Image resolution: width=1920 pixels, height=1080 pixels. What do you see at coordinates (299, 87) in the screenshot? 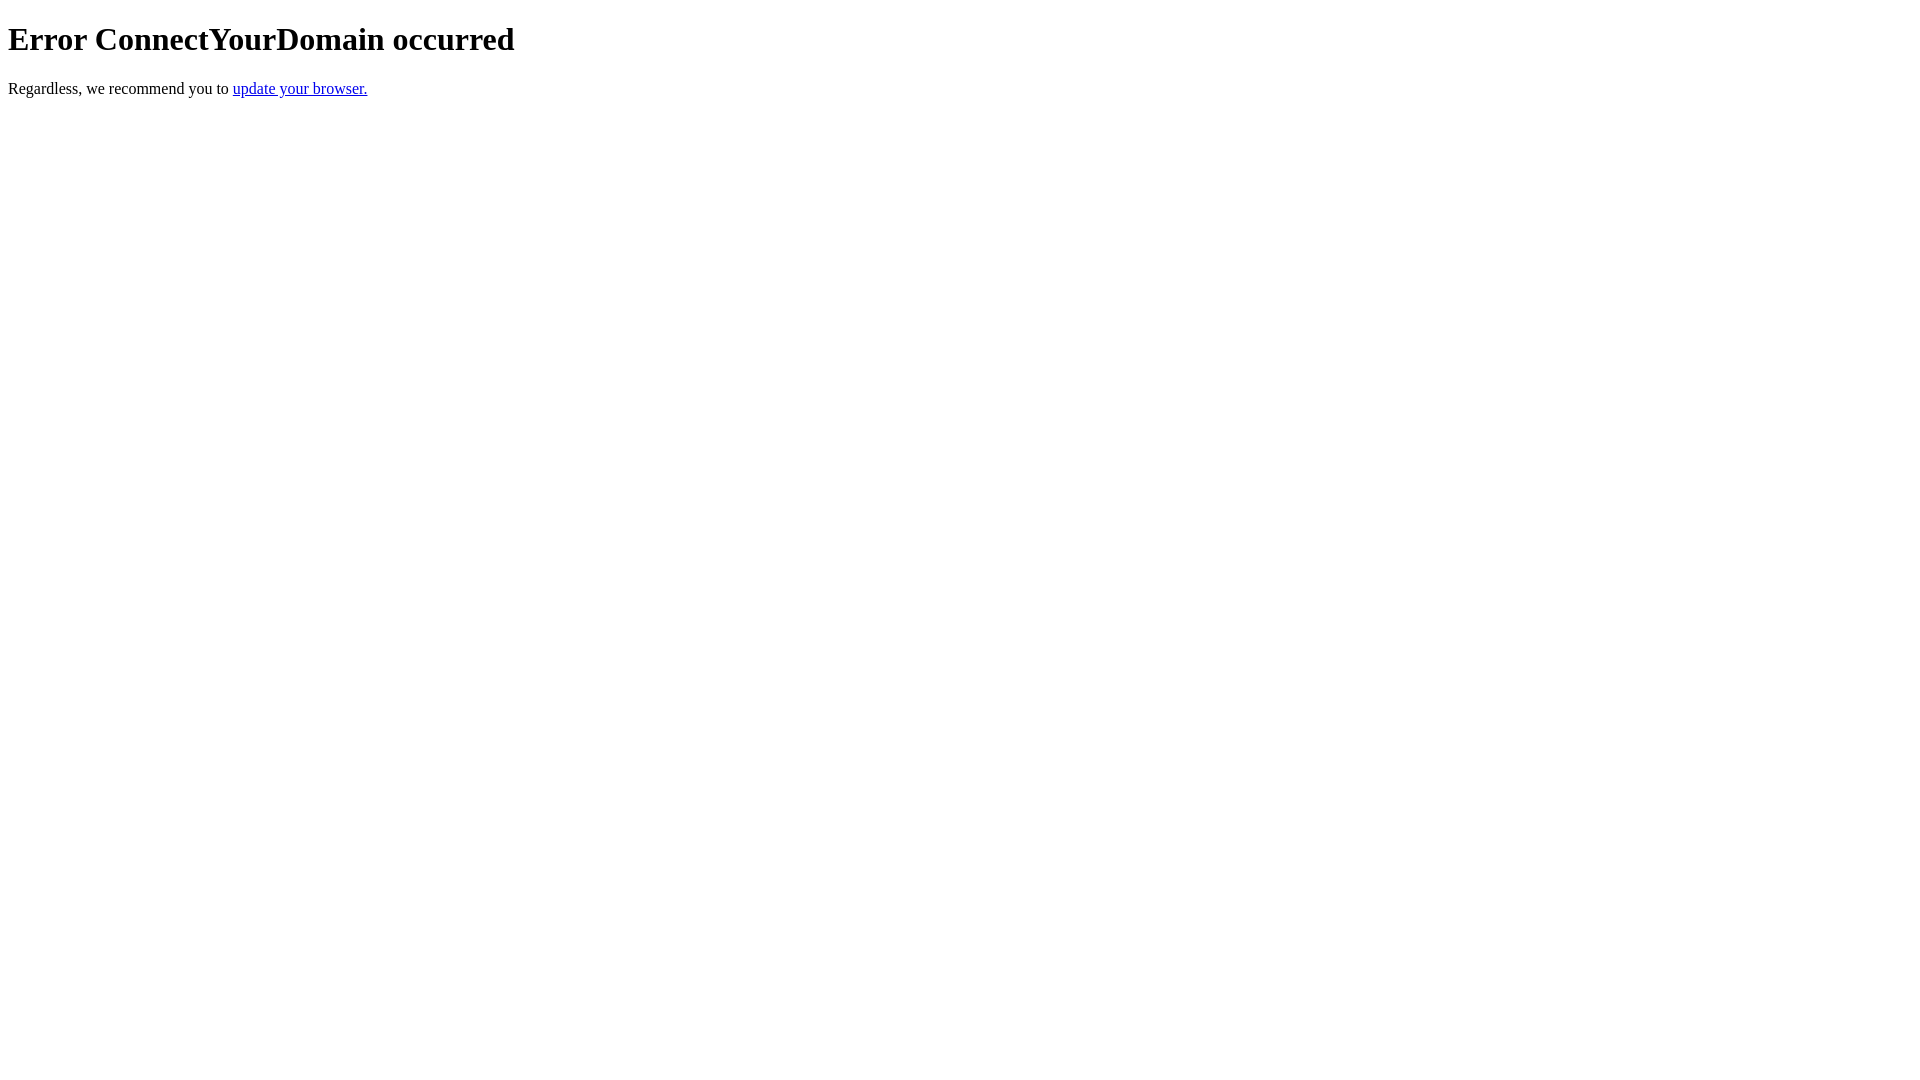
I see `'update your browser.'` at bounding box center [299, 87].